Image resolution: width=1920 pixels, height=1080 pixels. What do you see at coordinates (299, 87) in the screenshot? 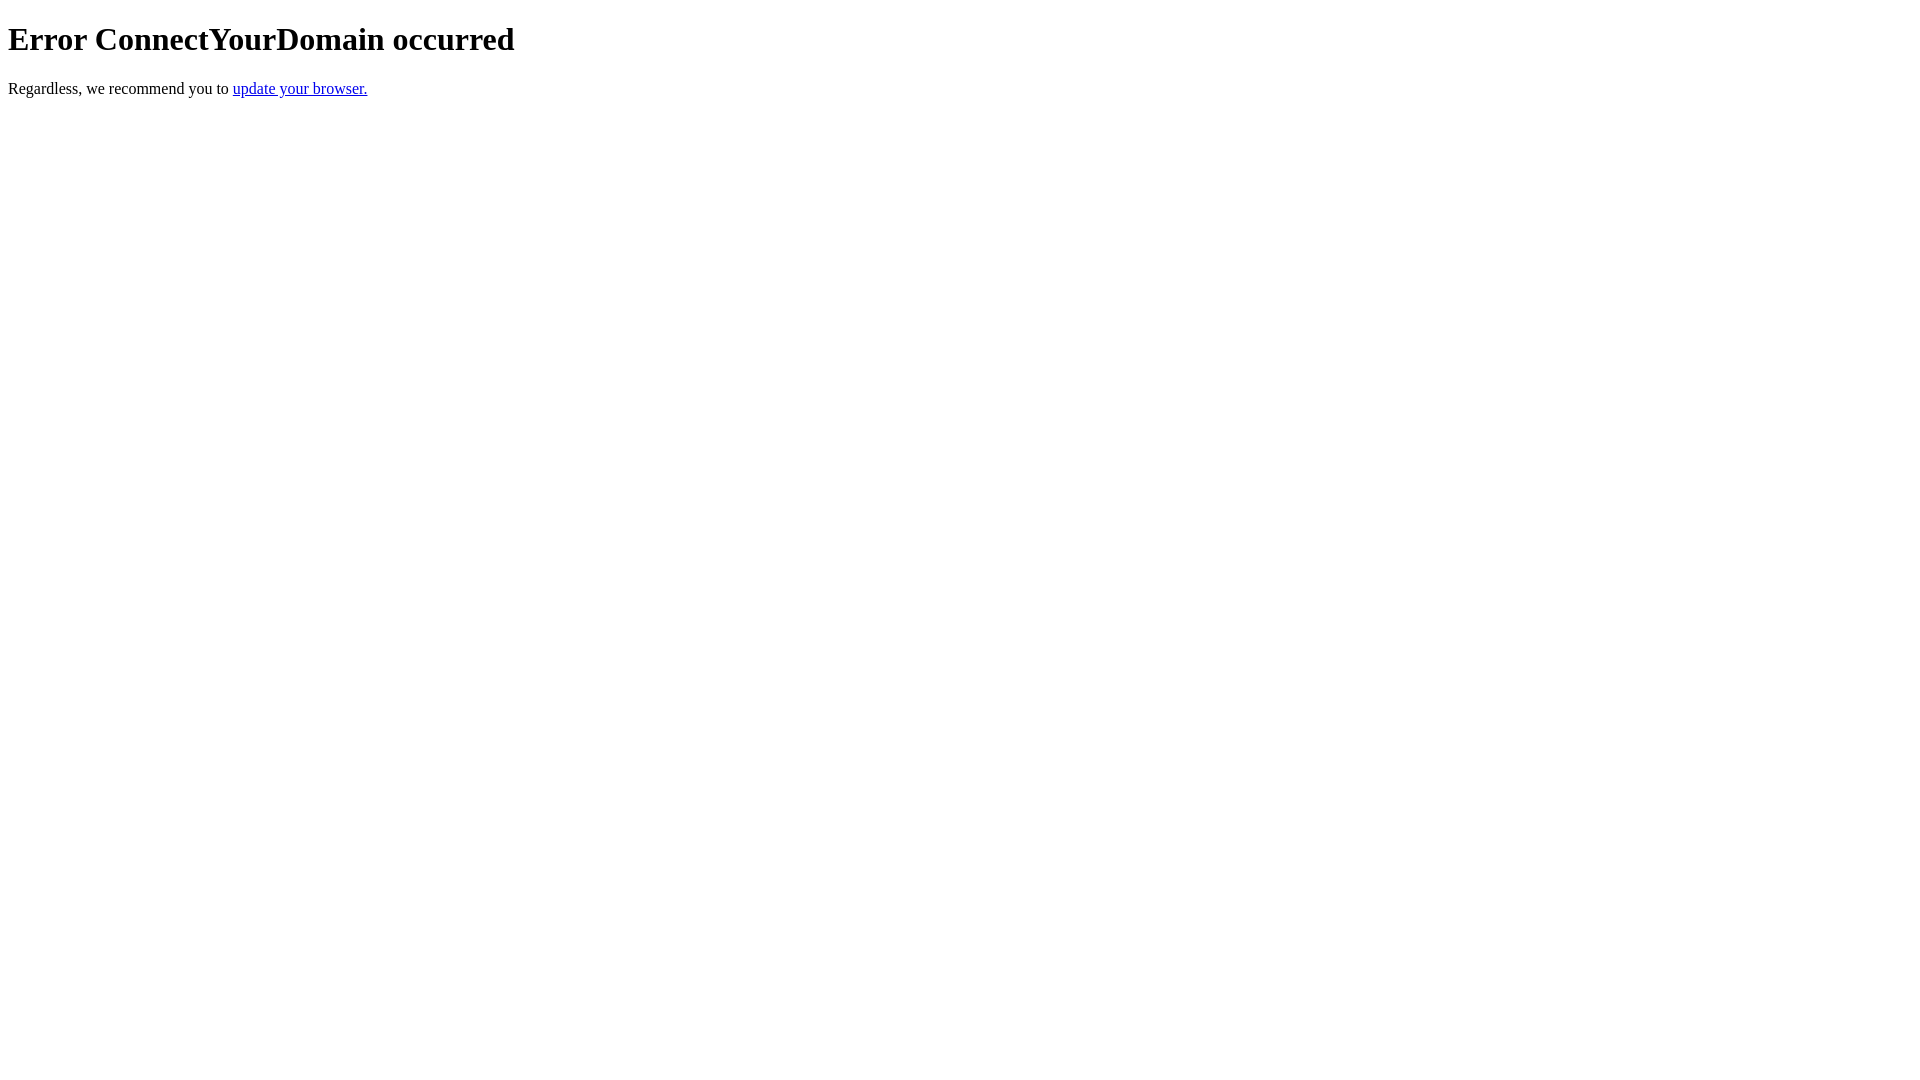
I see `'update your browser.'` at bounding box center [299, 87].